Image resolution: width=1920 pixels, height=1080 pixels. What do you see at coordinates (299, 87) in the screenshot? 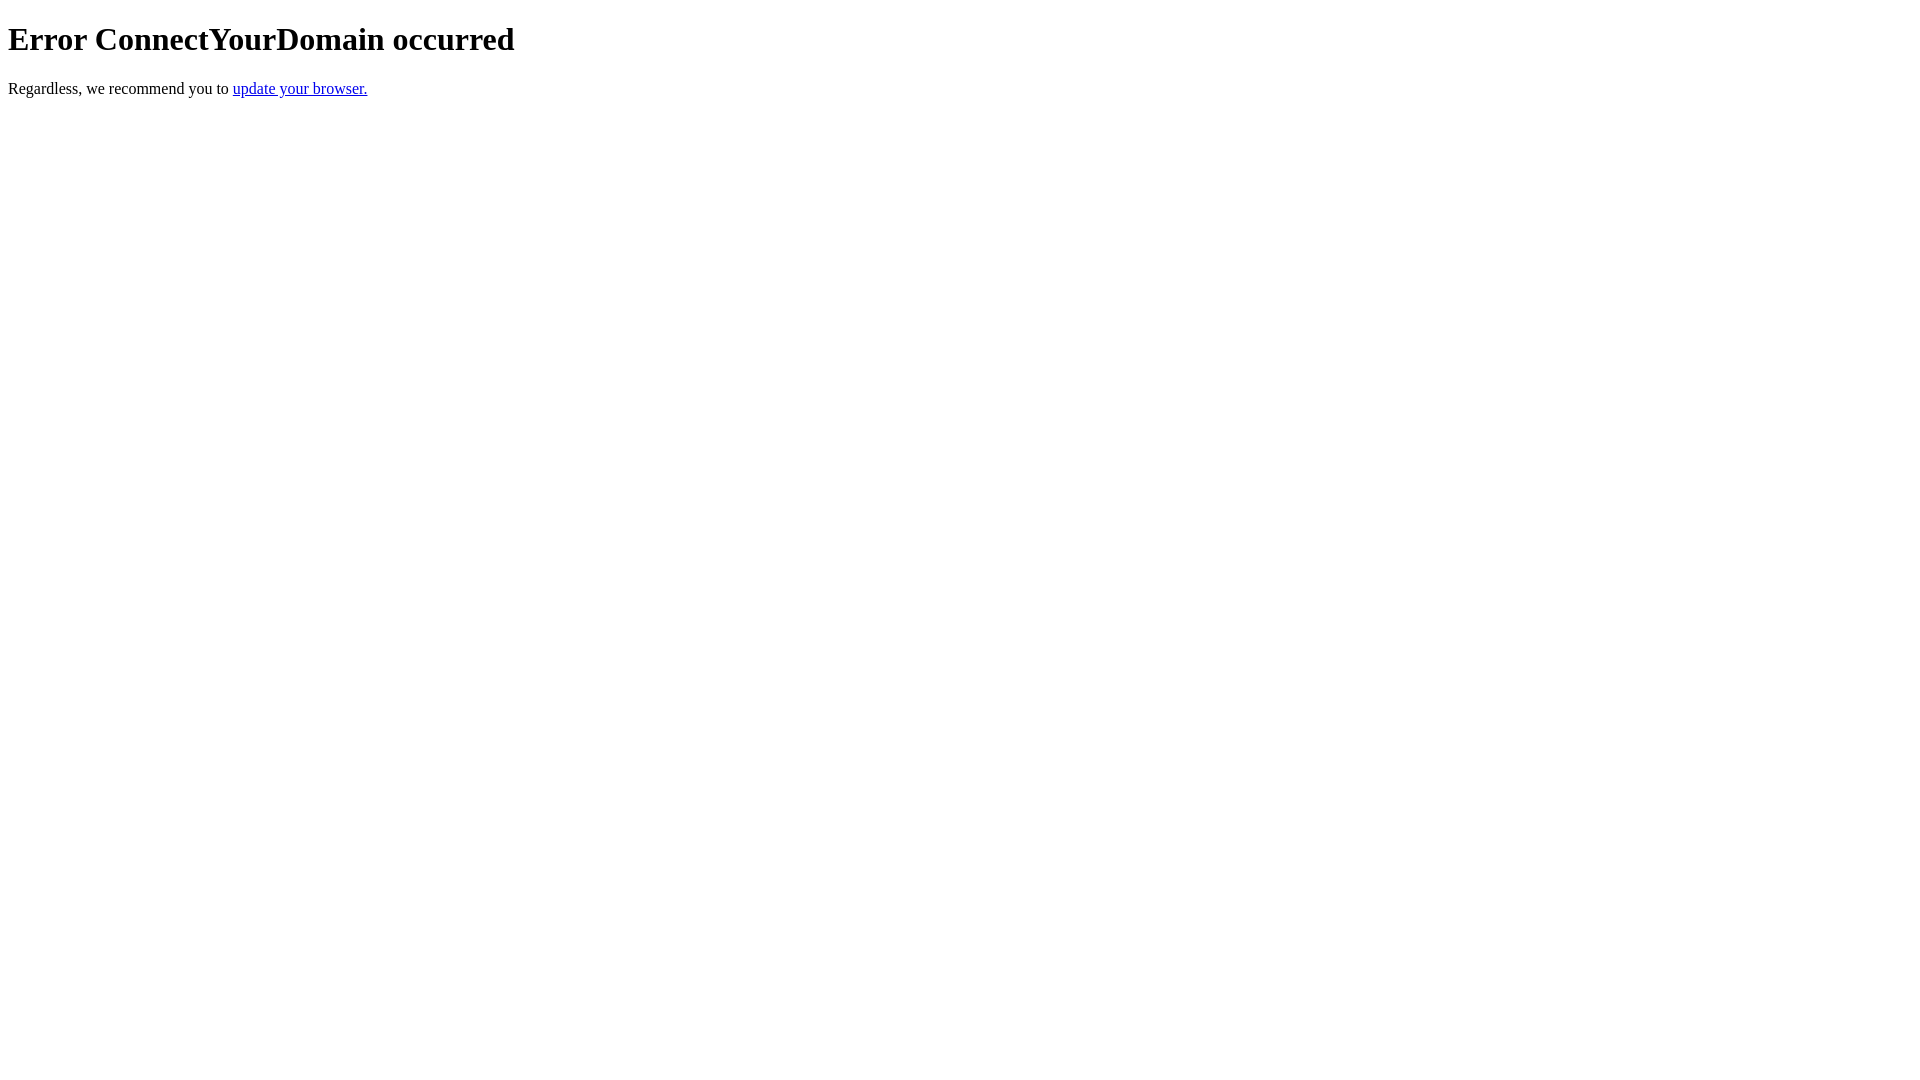
I see `'update your browser.'` at bounding box center [299, 87].